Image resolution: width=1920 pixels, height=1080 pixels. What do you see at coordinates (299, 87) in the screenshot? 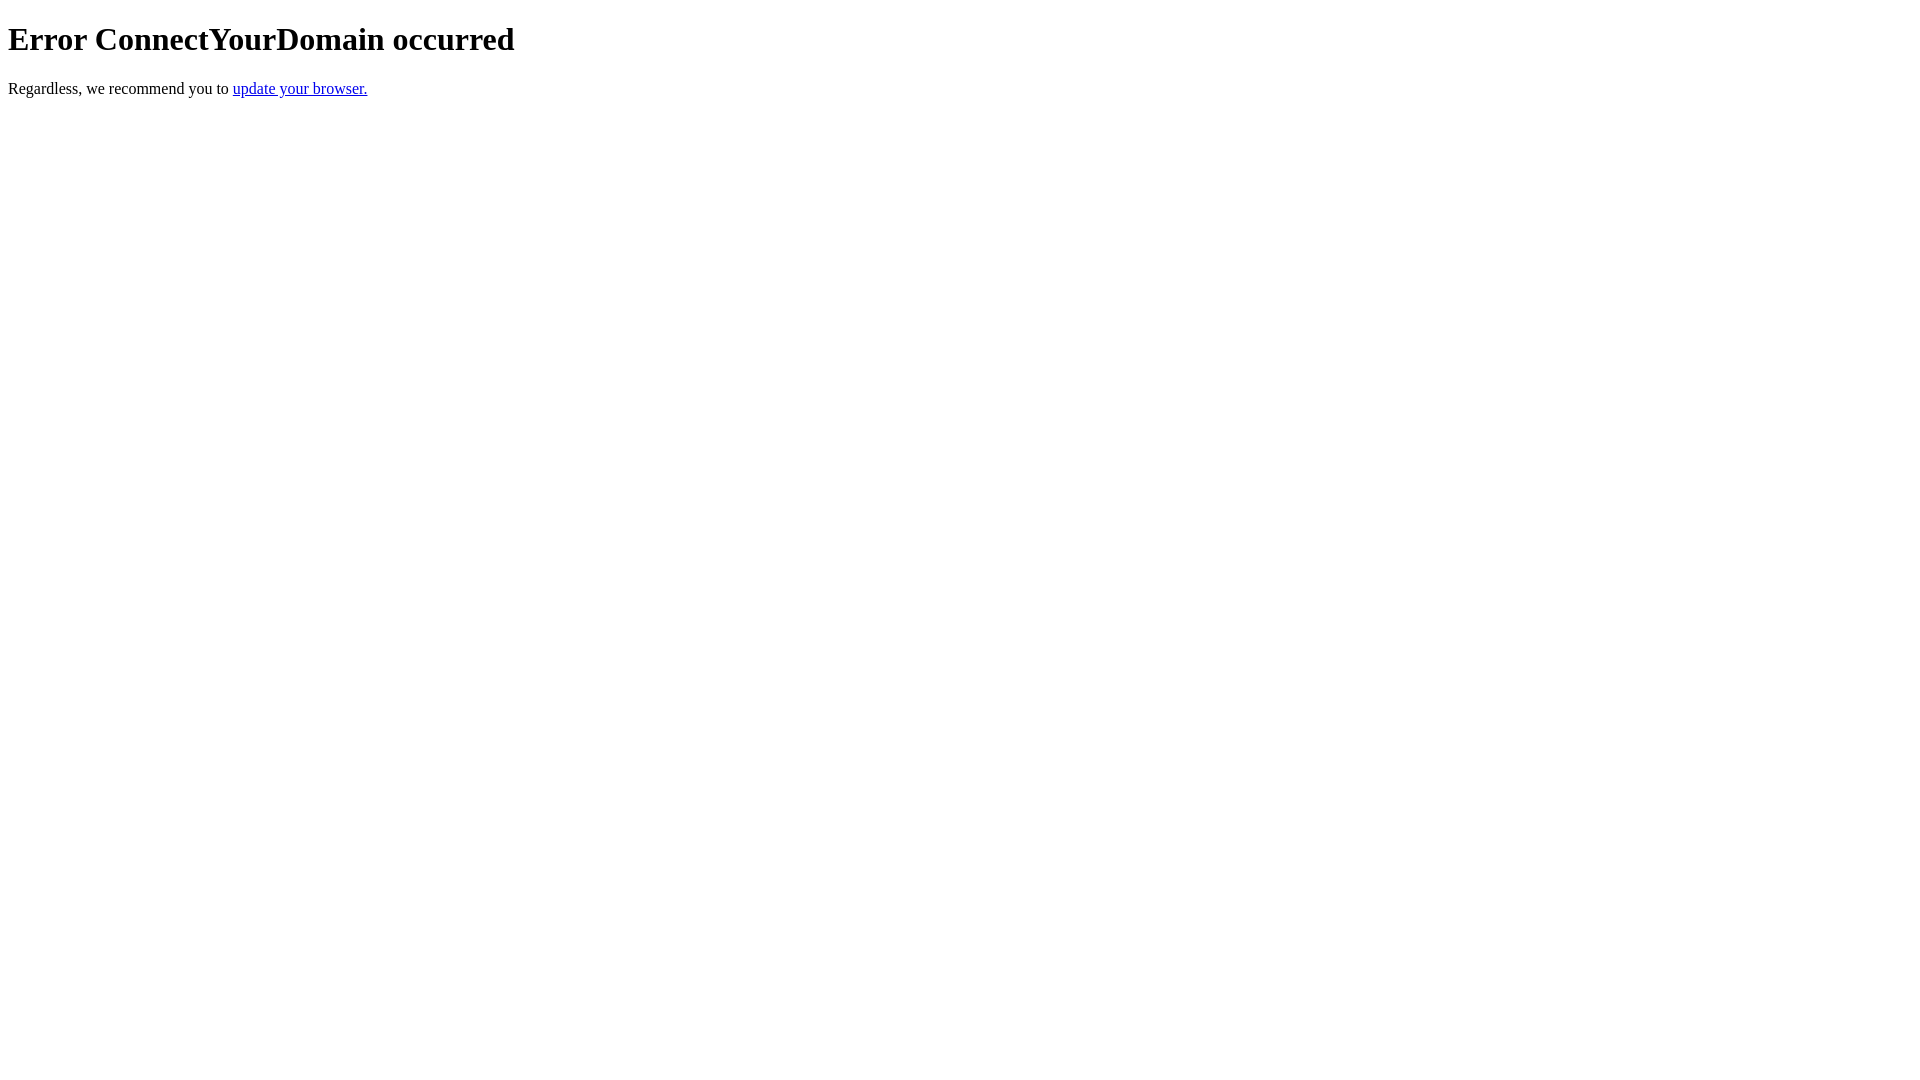
I see `'update your browser.'` at bounding box center [299, 87].